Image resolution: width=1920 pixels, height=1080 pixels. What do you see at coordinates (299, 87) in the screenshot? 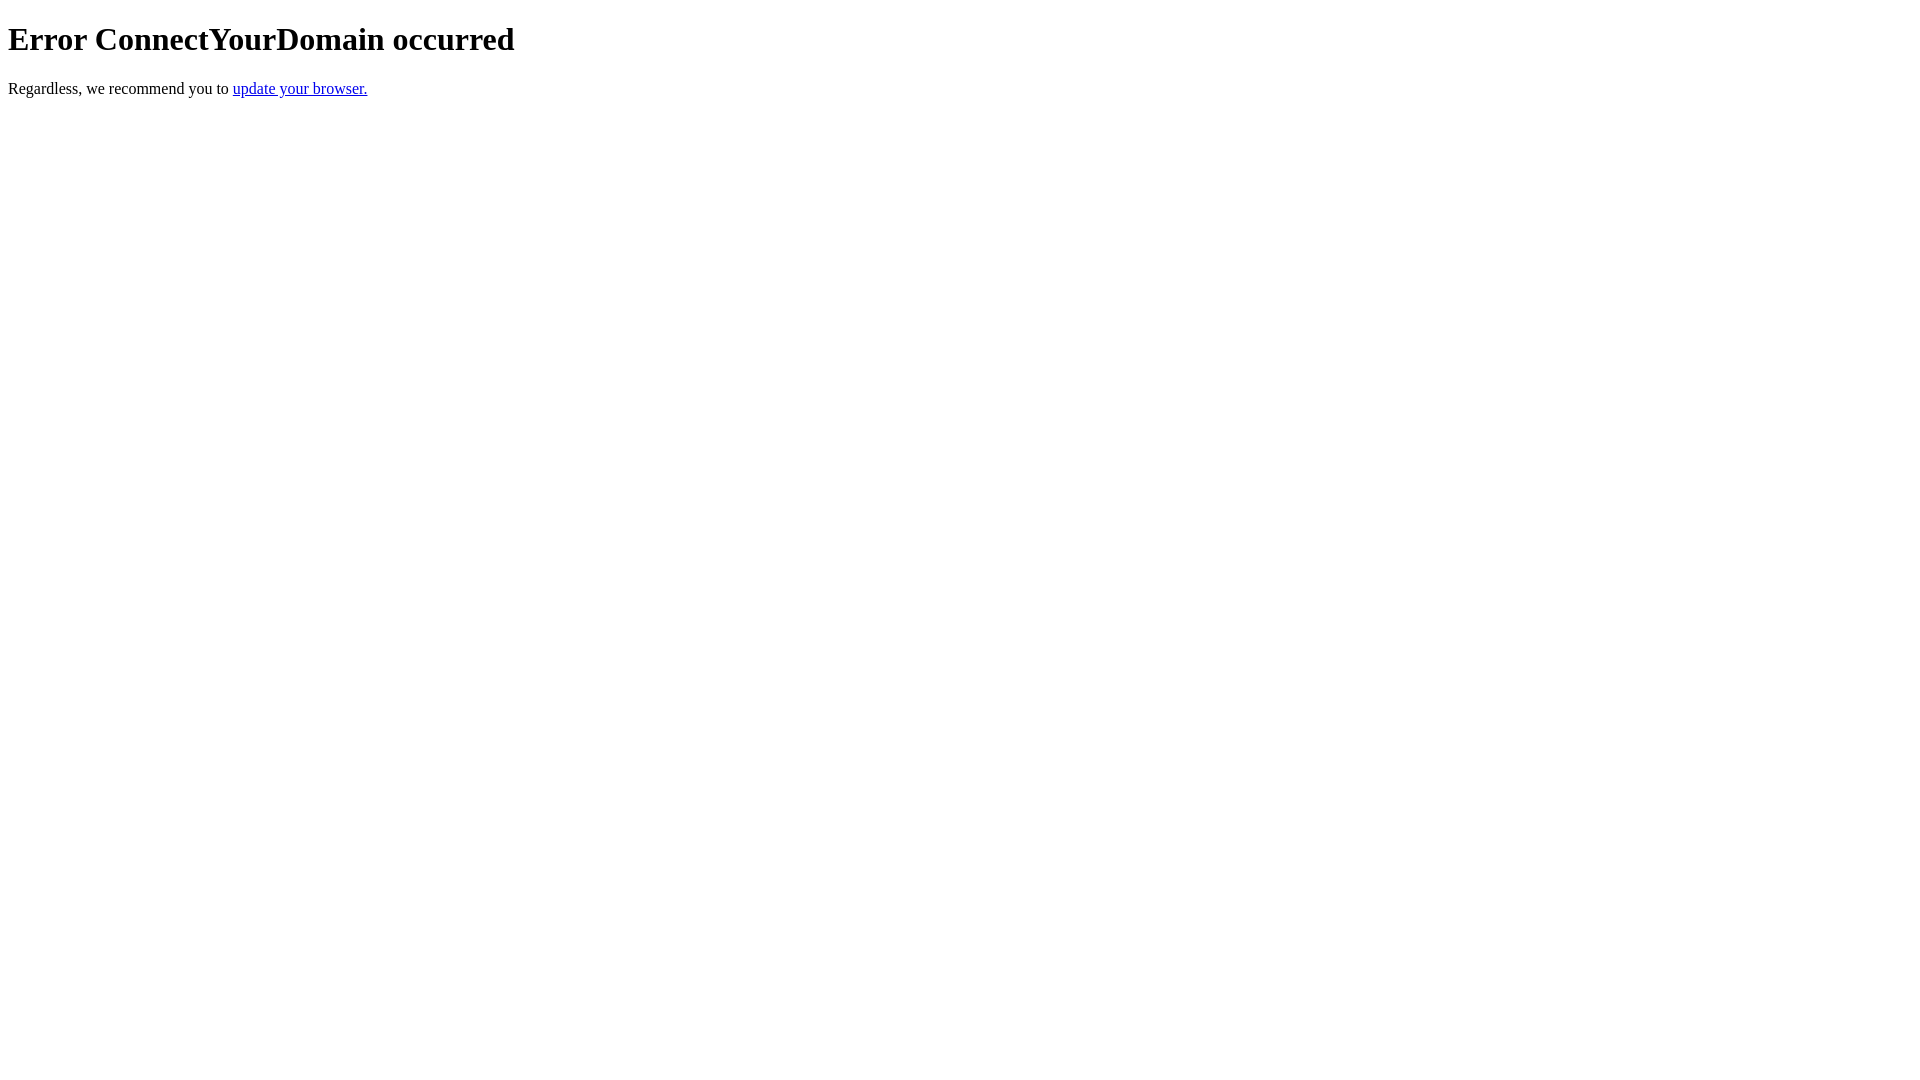
I see `'update your browser.'` at bounding box center [299, 87].